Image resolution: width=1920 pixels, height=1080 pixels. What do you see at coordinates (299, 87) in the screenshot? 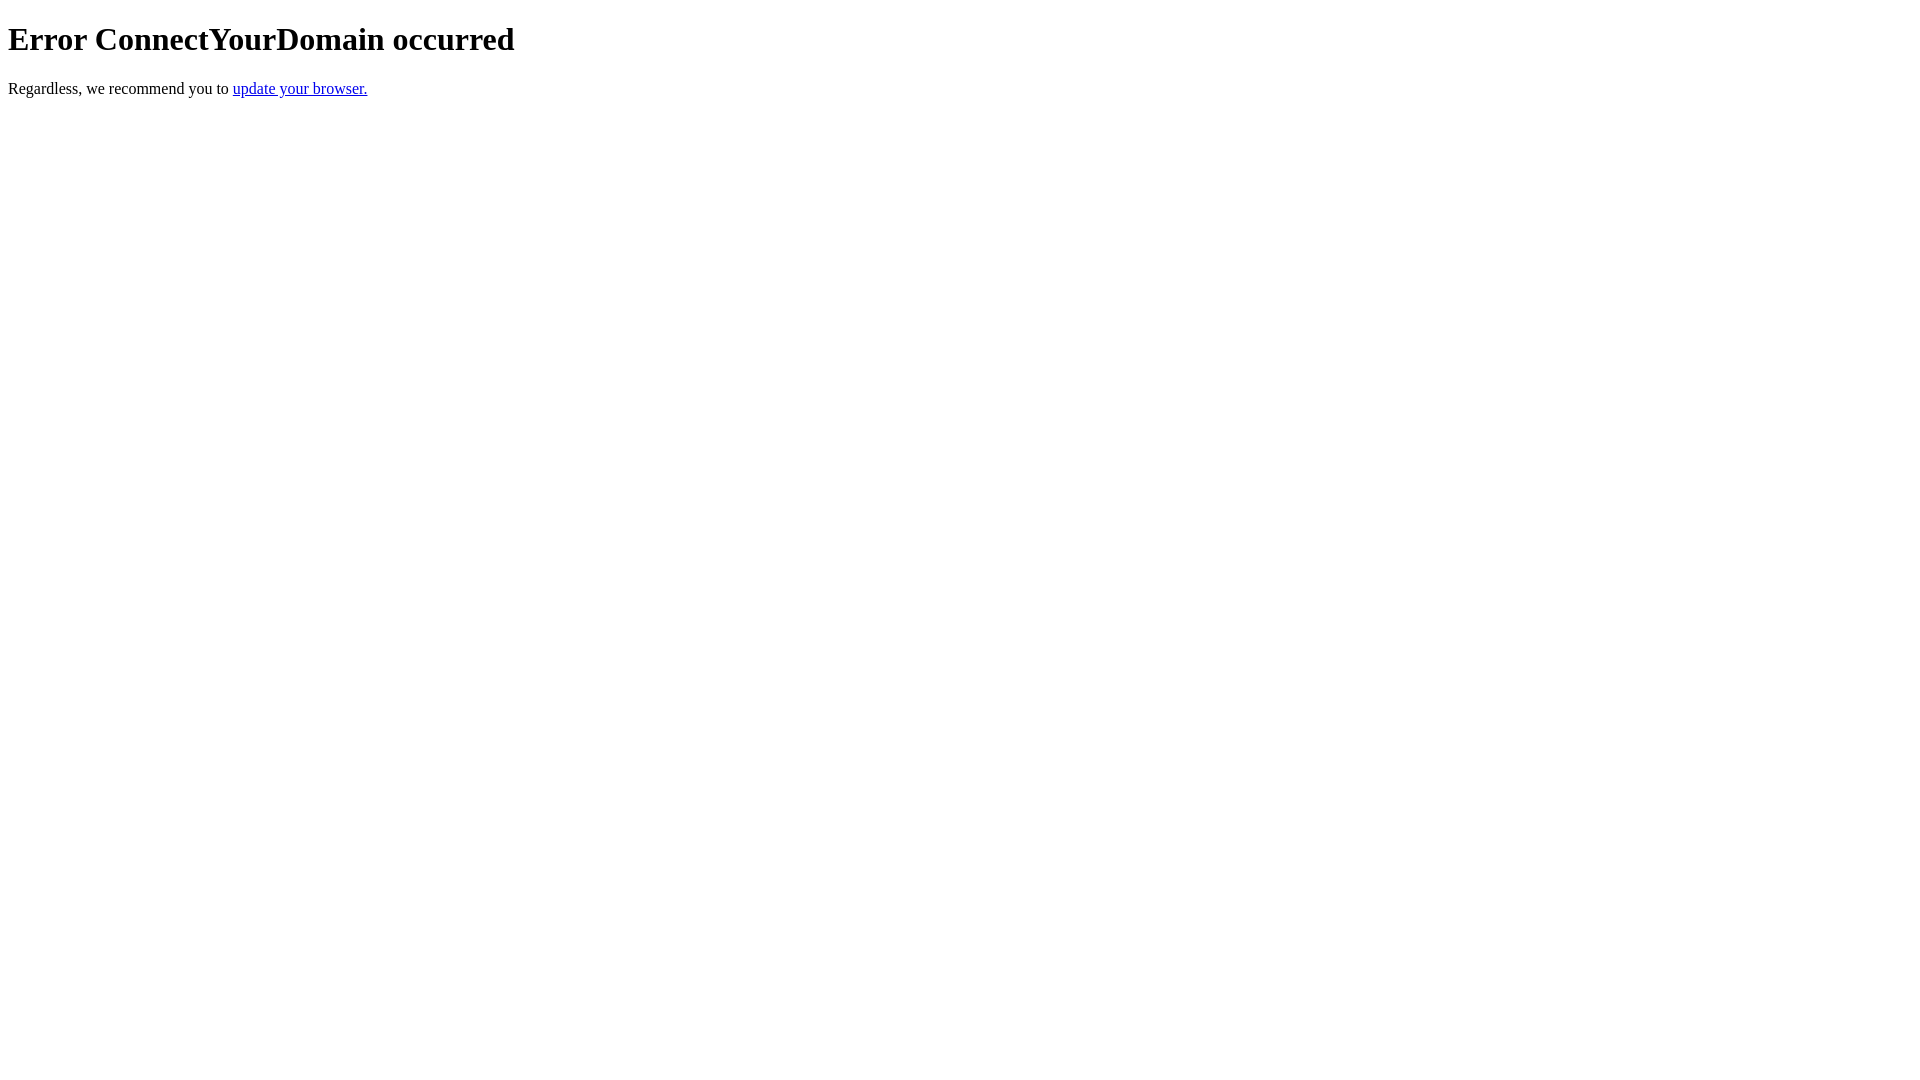
I see `'update your browser.'` at bounding box center [299, 87].